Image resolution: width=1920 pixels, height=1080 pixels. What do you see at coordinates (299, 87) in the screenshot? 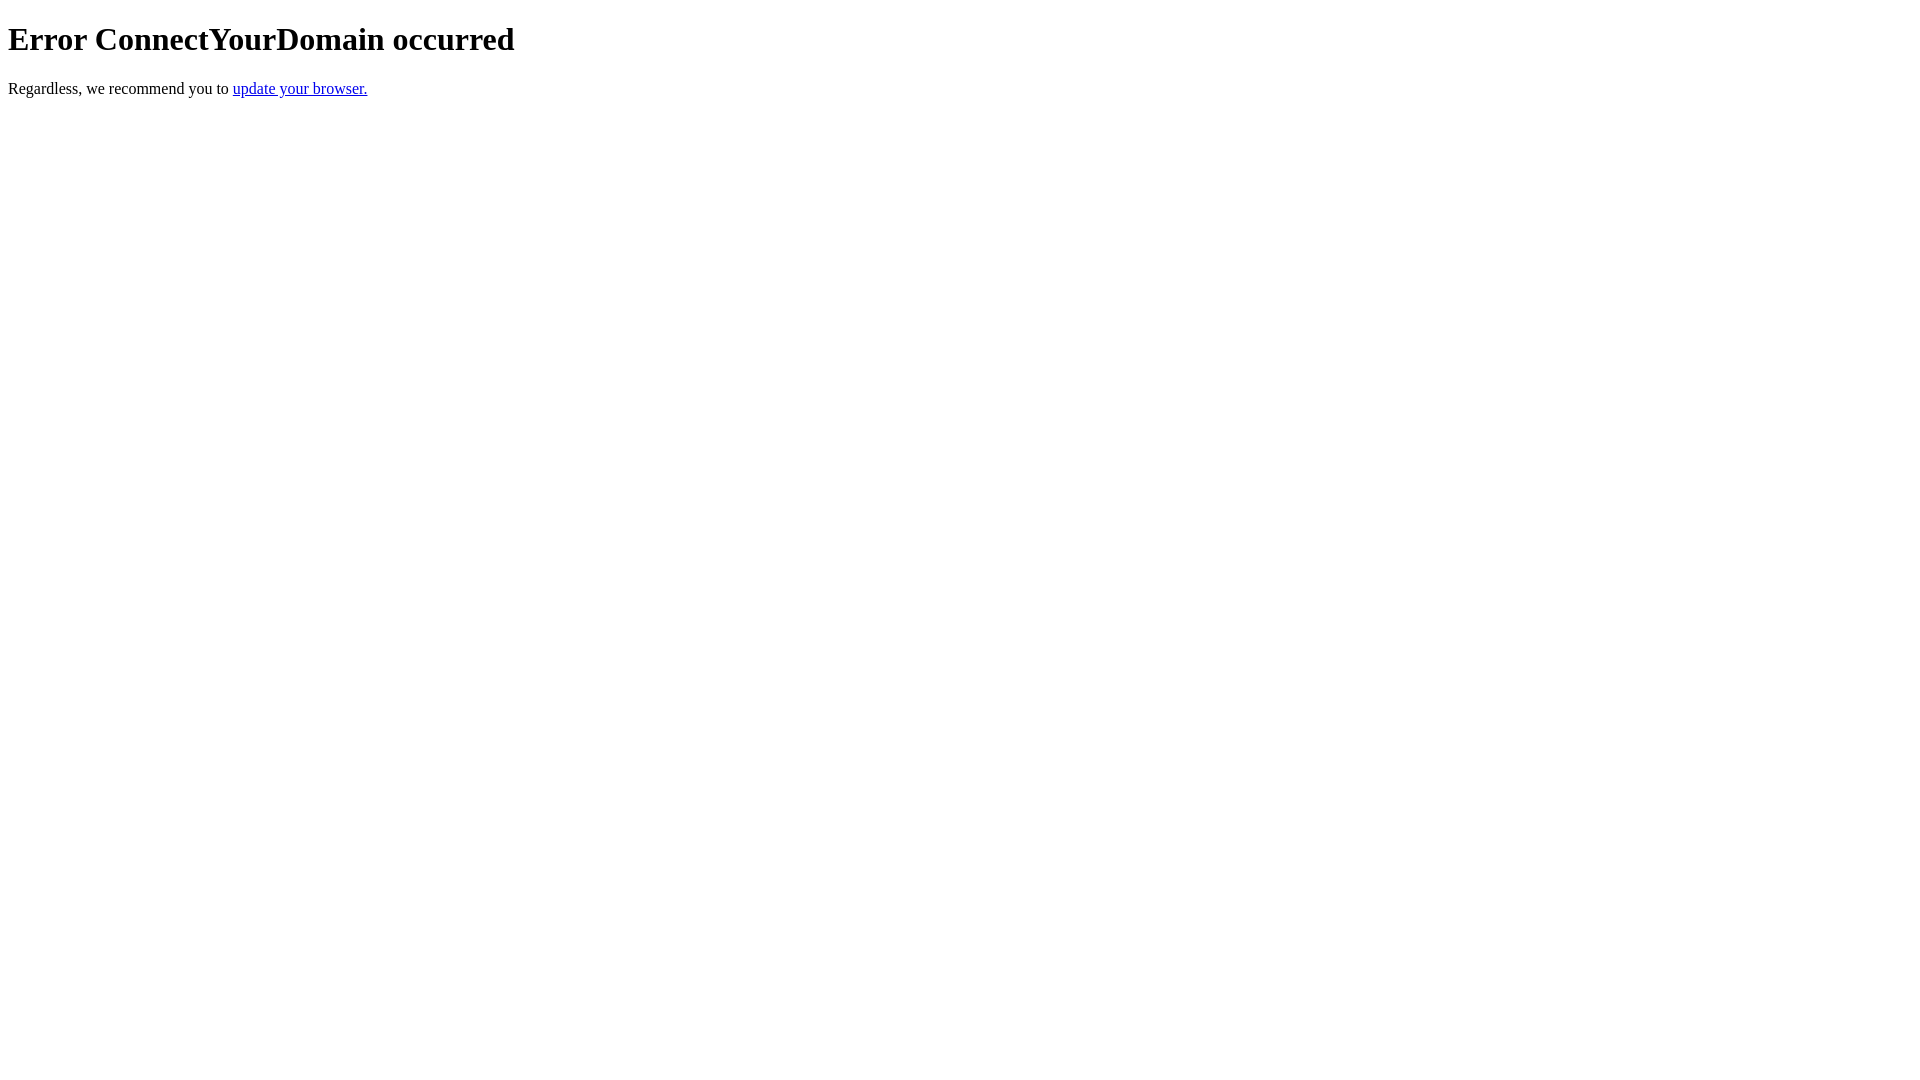
I see `'update your browser.'` at bounding box center [299, 87].